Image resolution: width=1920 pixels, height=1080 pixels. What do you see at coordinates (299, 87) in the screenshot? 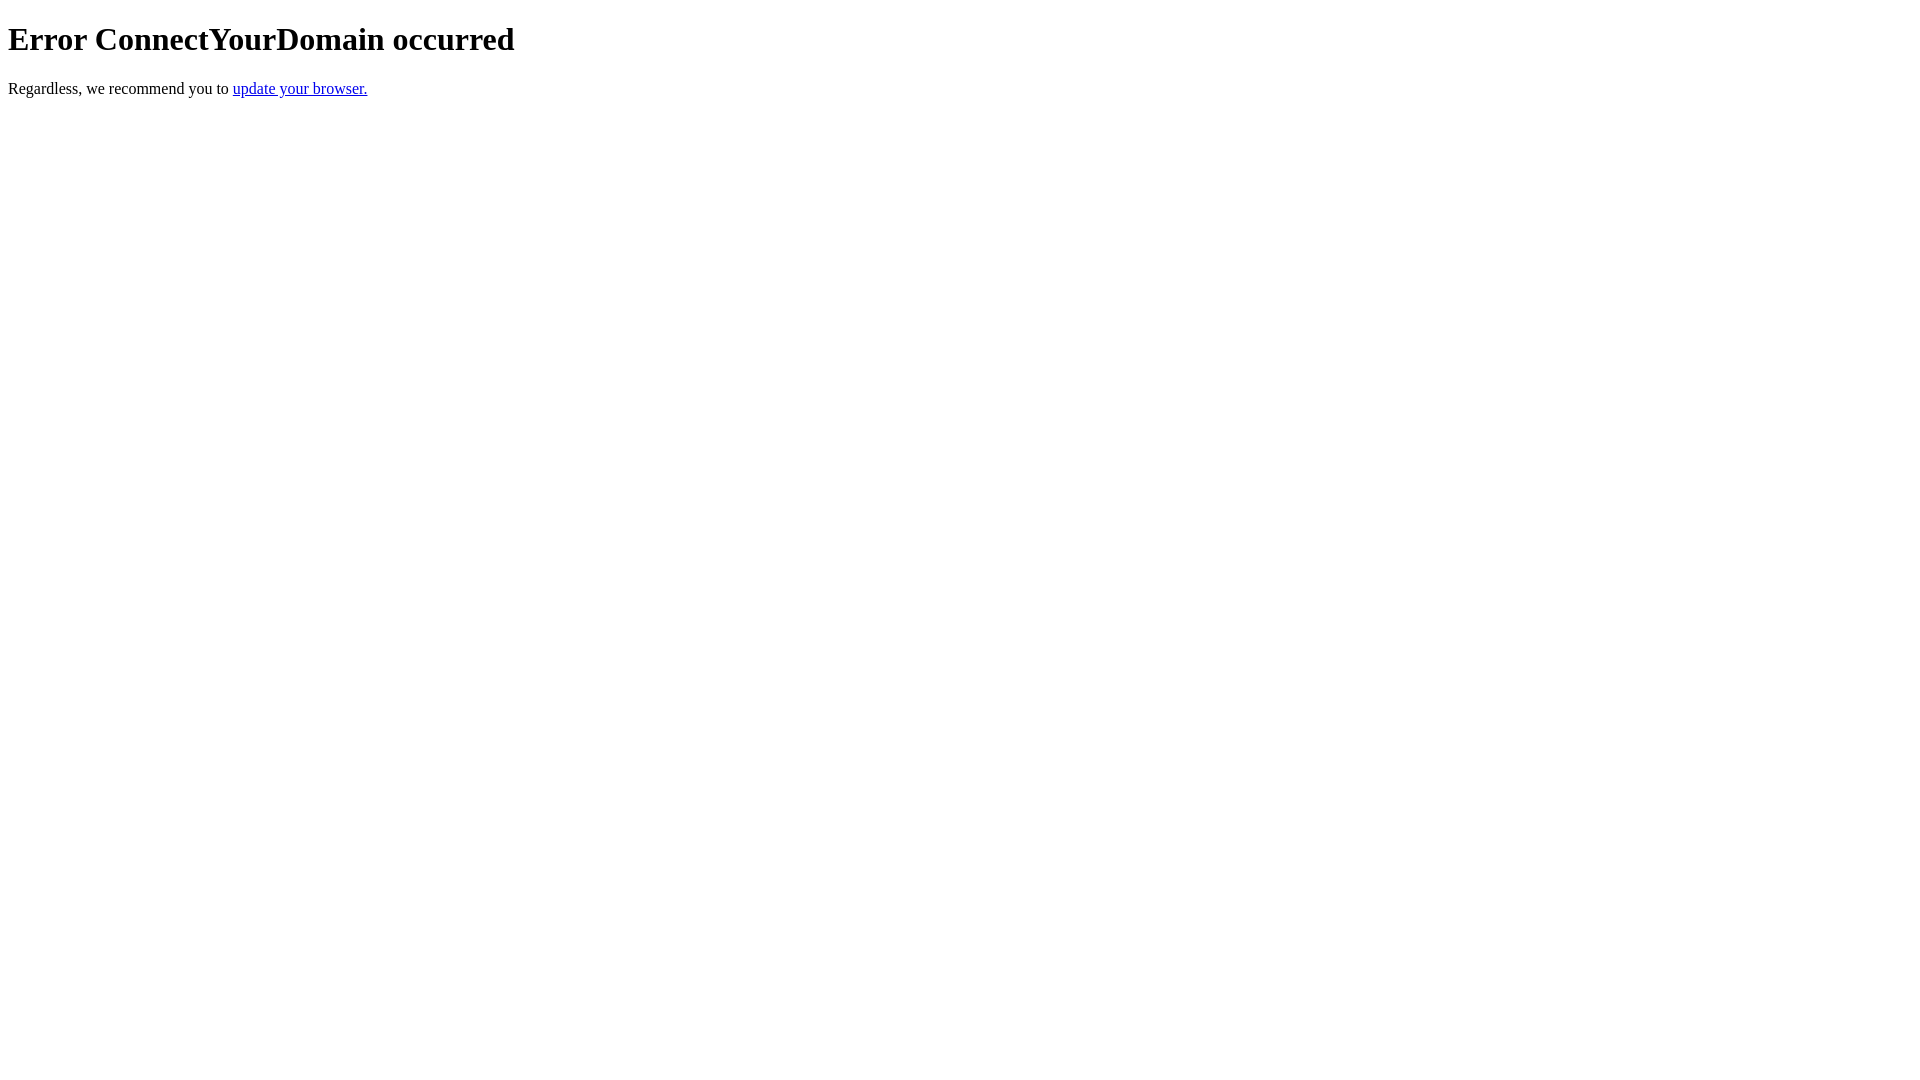
I see `'update your browser.'` at bounding box center [299, 87].